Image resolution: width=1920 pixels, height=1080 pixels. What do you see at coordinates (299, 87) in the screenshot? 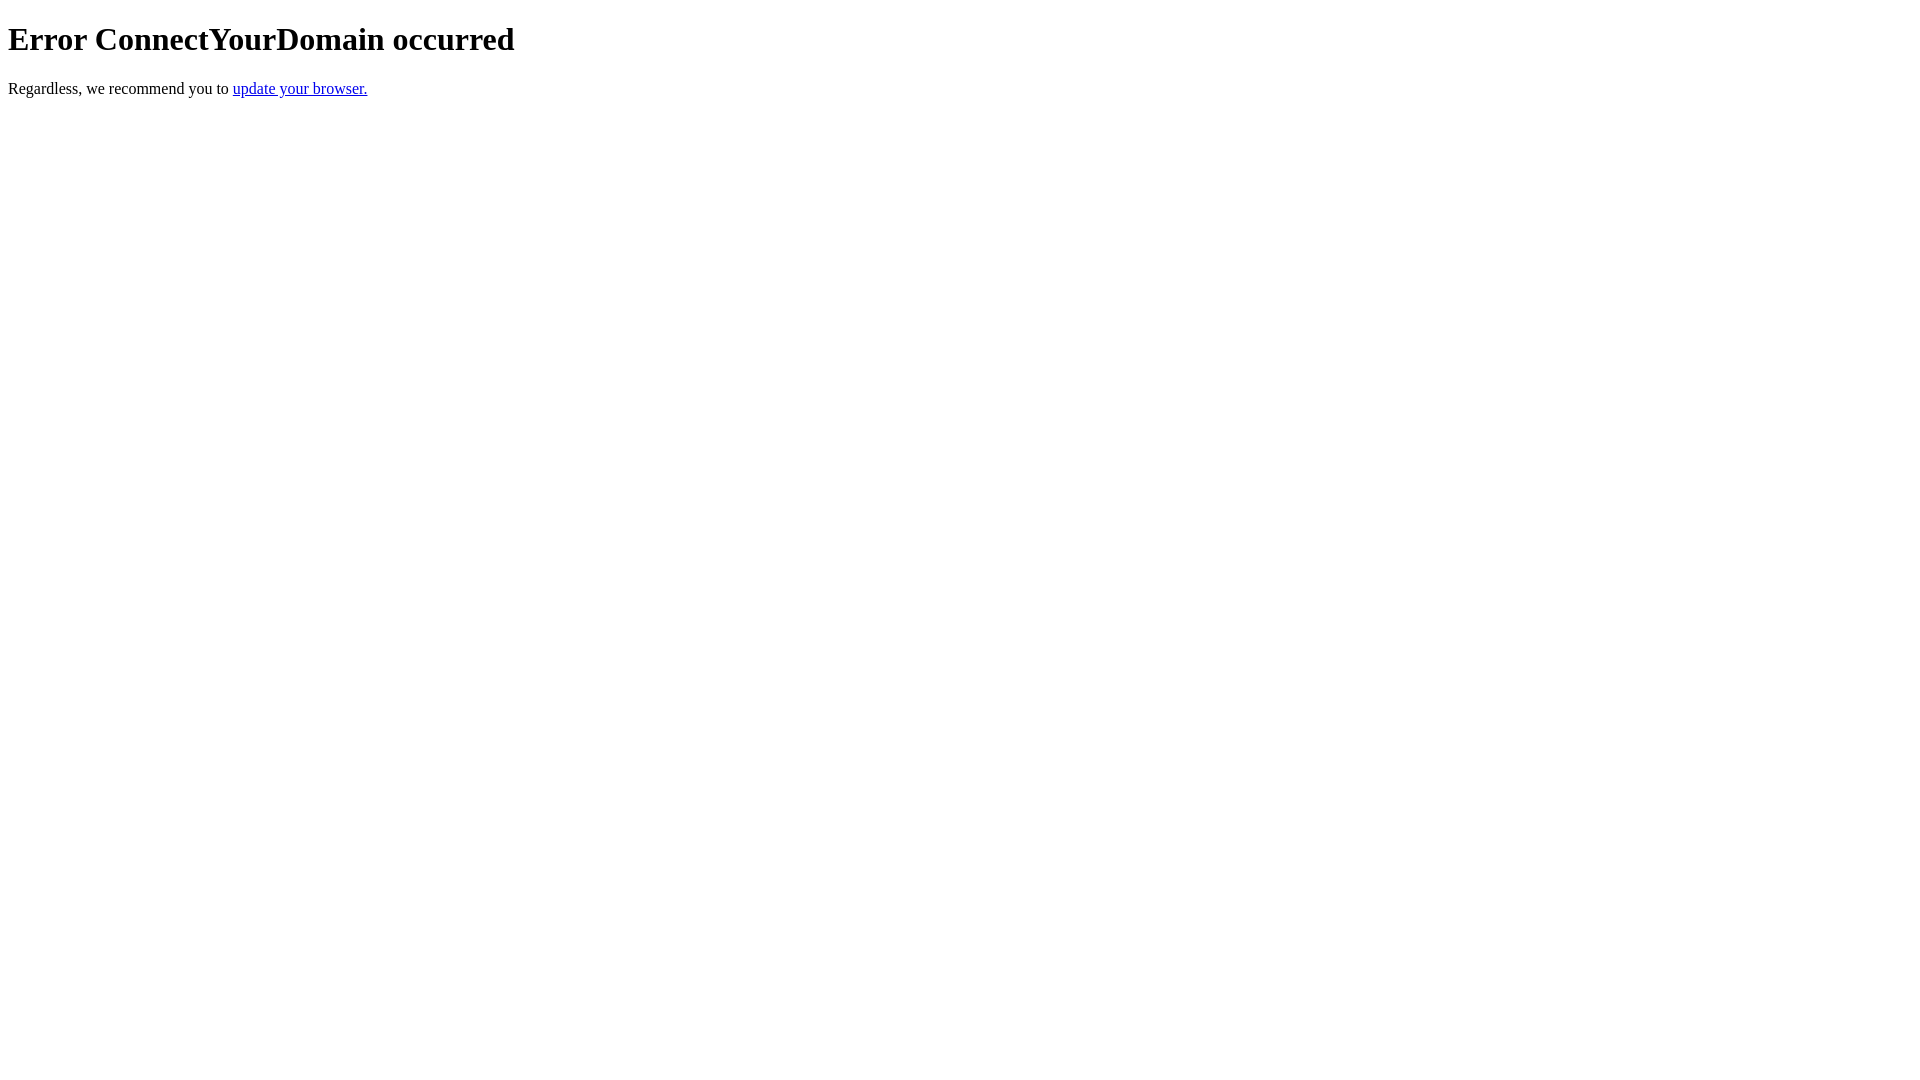
I see `'update your browser.'` at bounding box center [299, 87].